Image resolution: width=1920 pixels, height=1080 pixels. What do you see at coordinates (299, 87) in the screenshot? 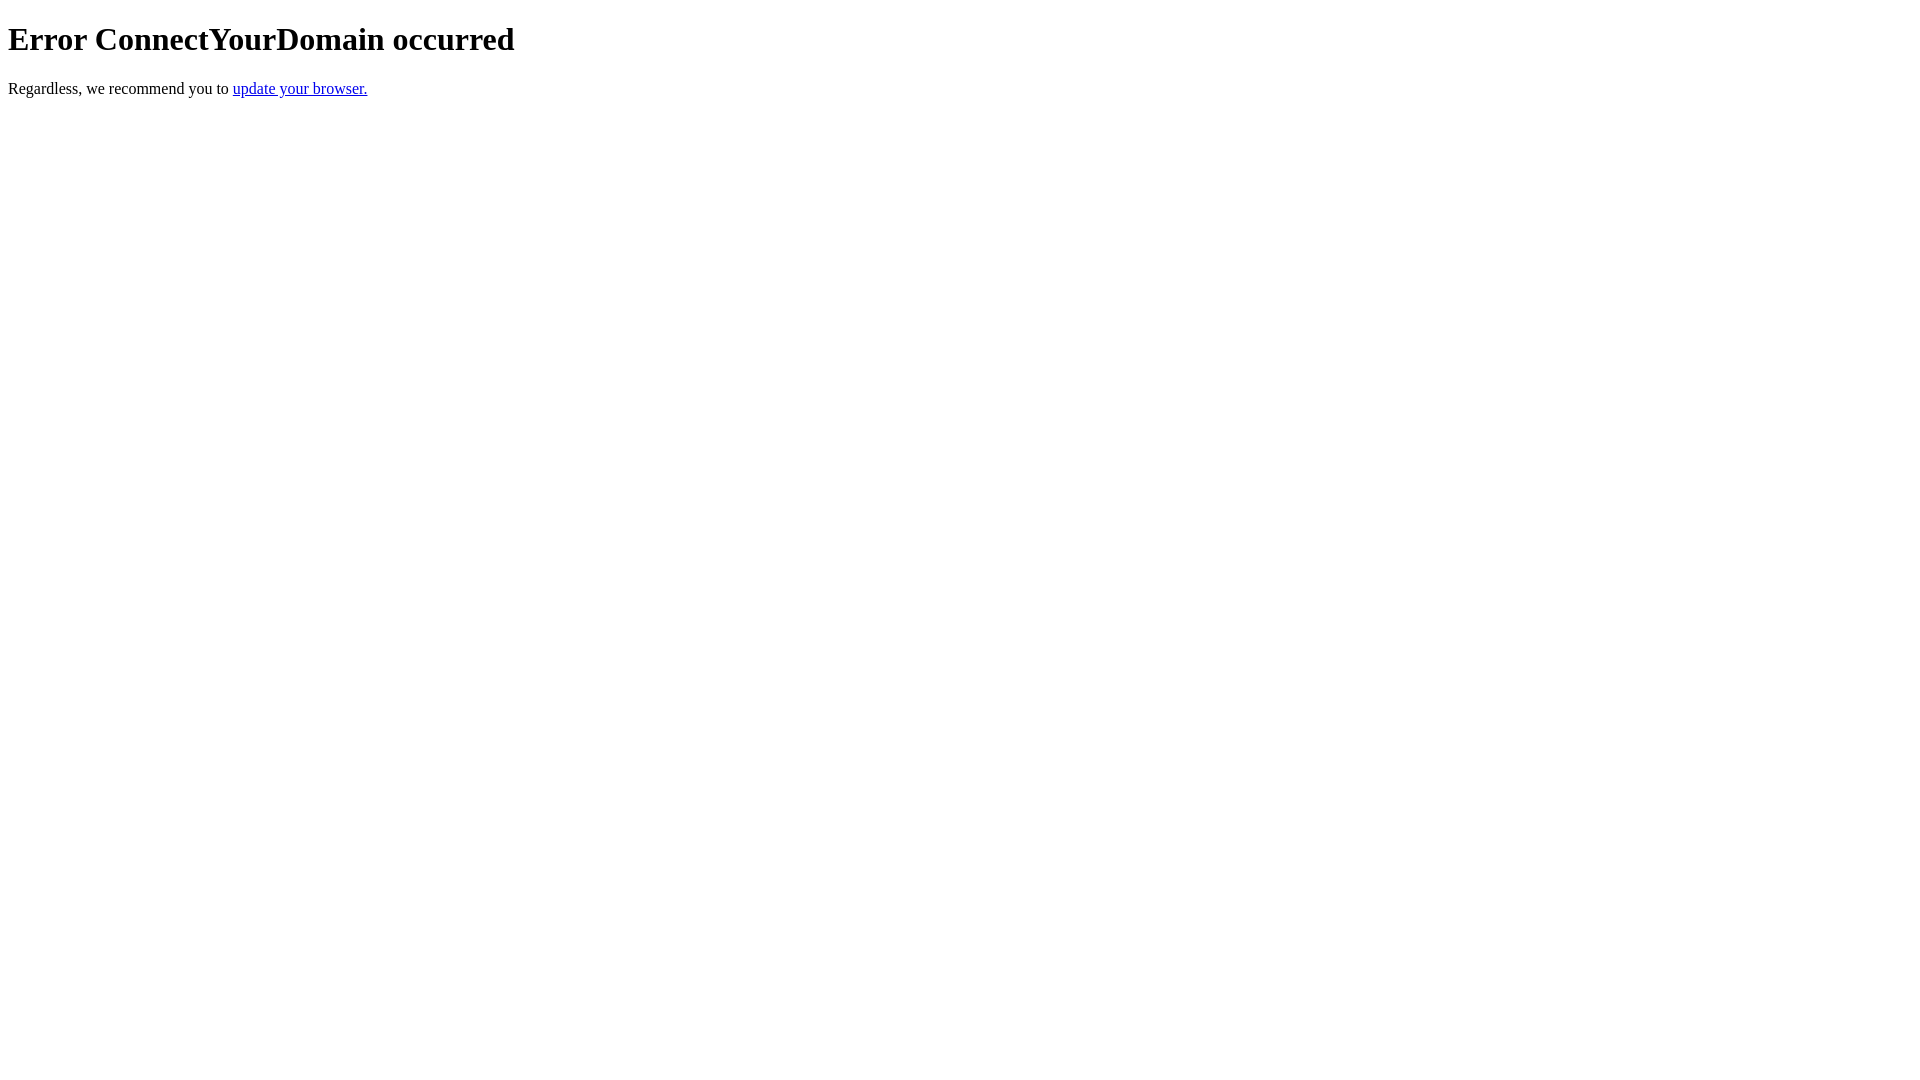
I see `'update your browser.'` at bounding box center [299, 87].